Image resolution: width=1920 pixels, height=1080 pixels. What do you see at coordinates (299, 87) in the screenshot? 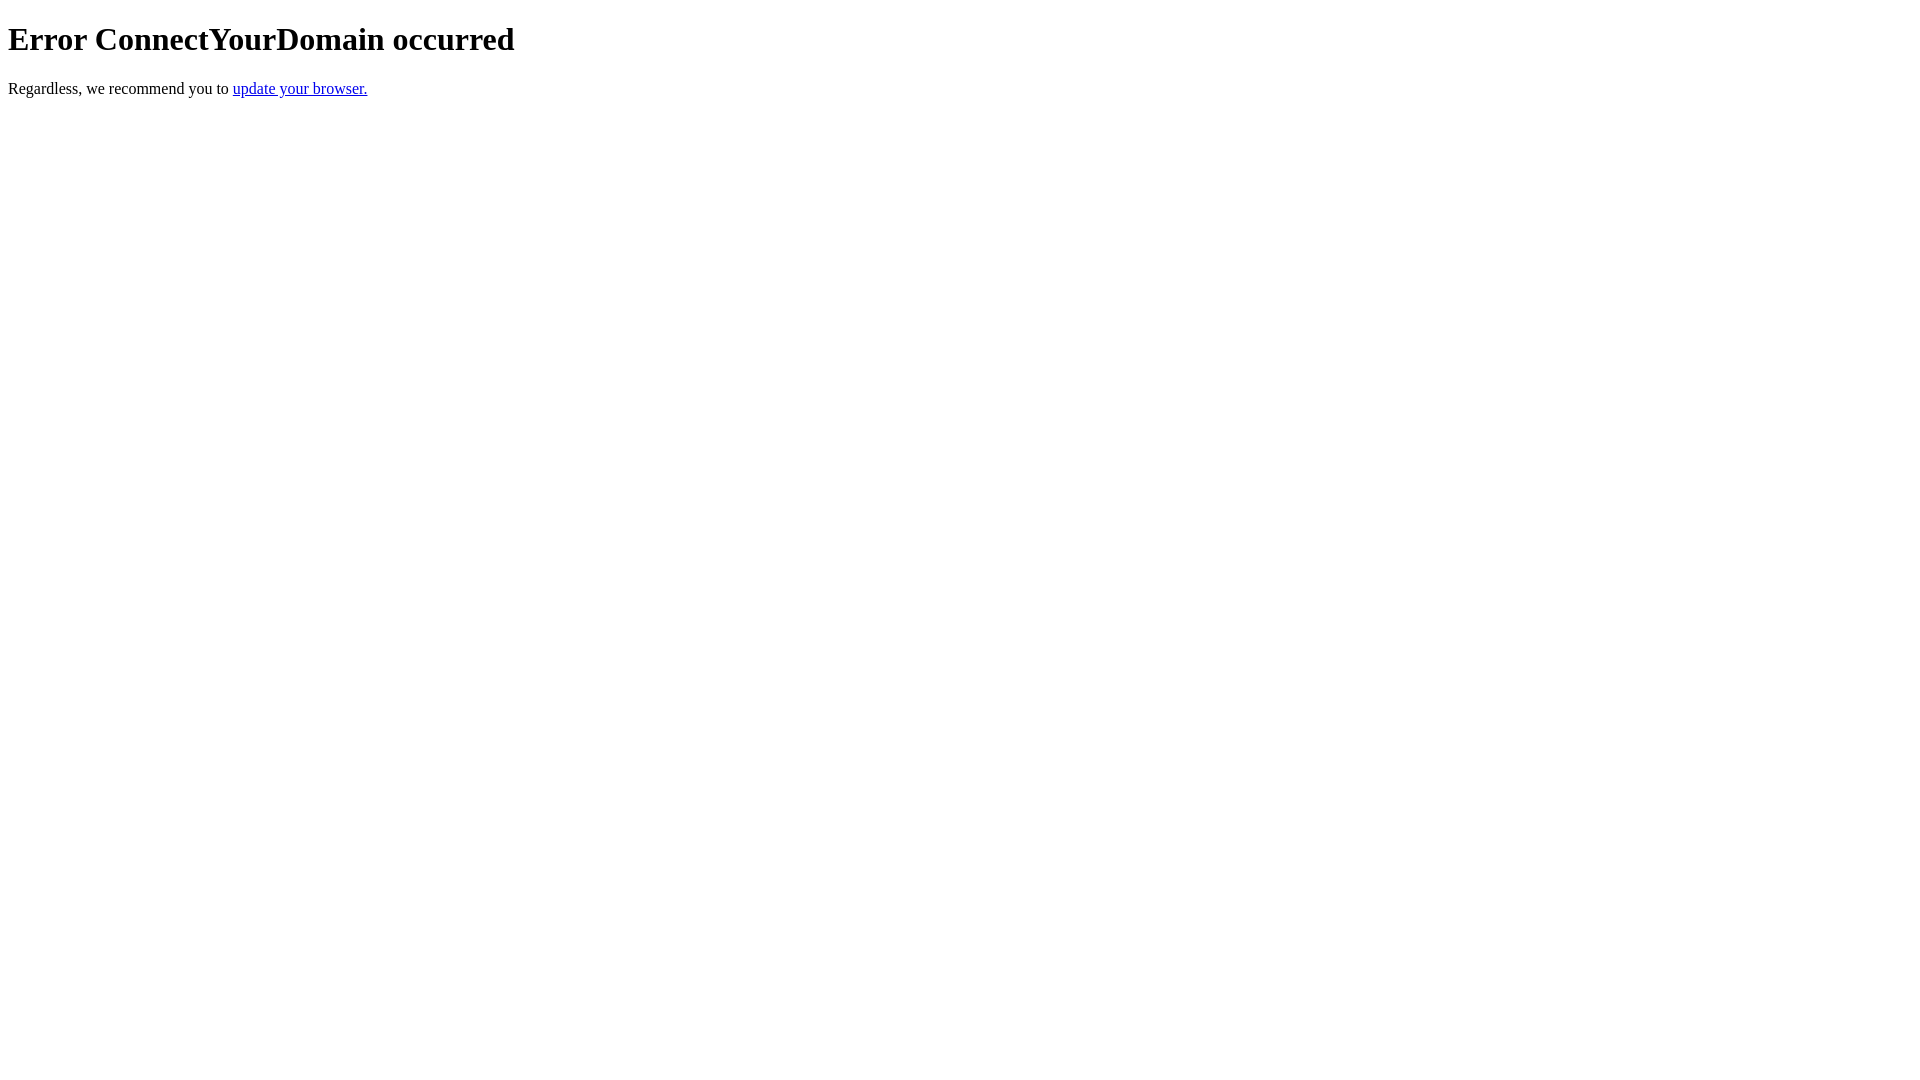
I see `'update your browser.'` at bounding box center [299, 87].